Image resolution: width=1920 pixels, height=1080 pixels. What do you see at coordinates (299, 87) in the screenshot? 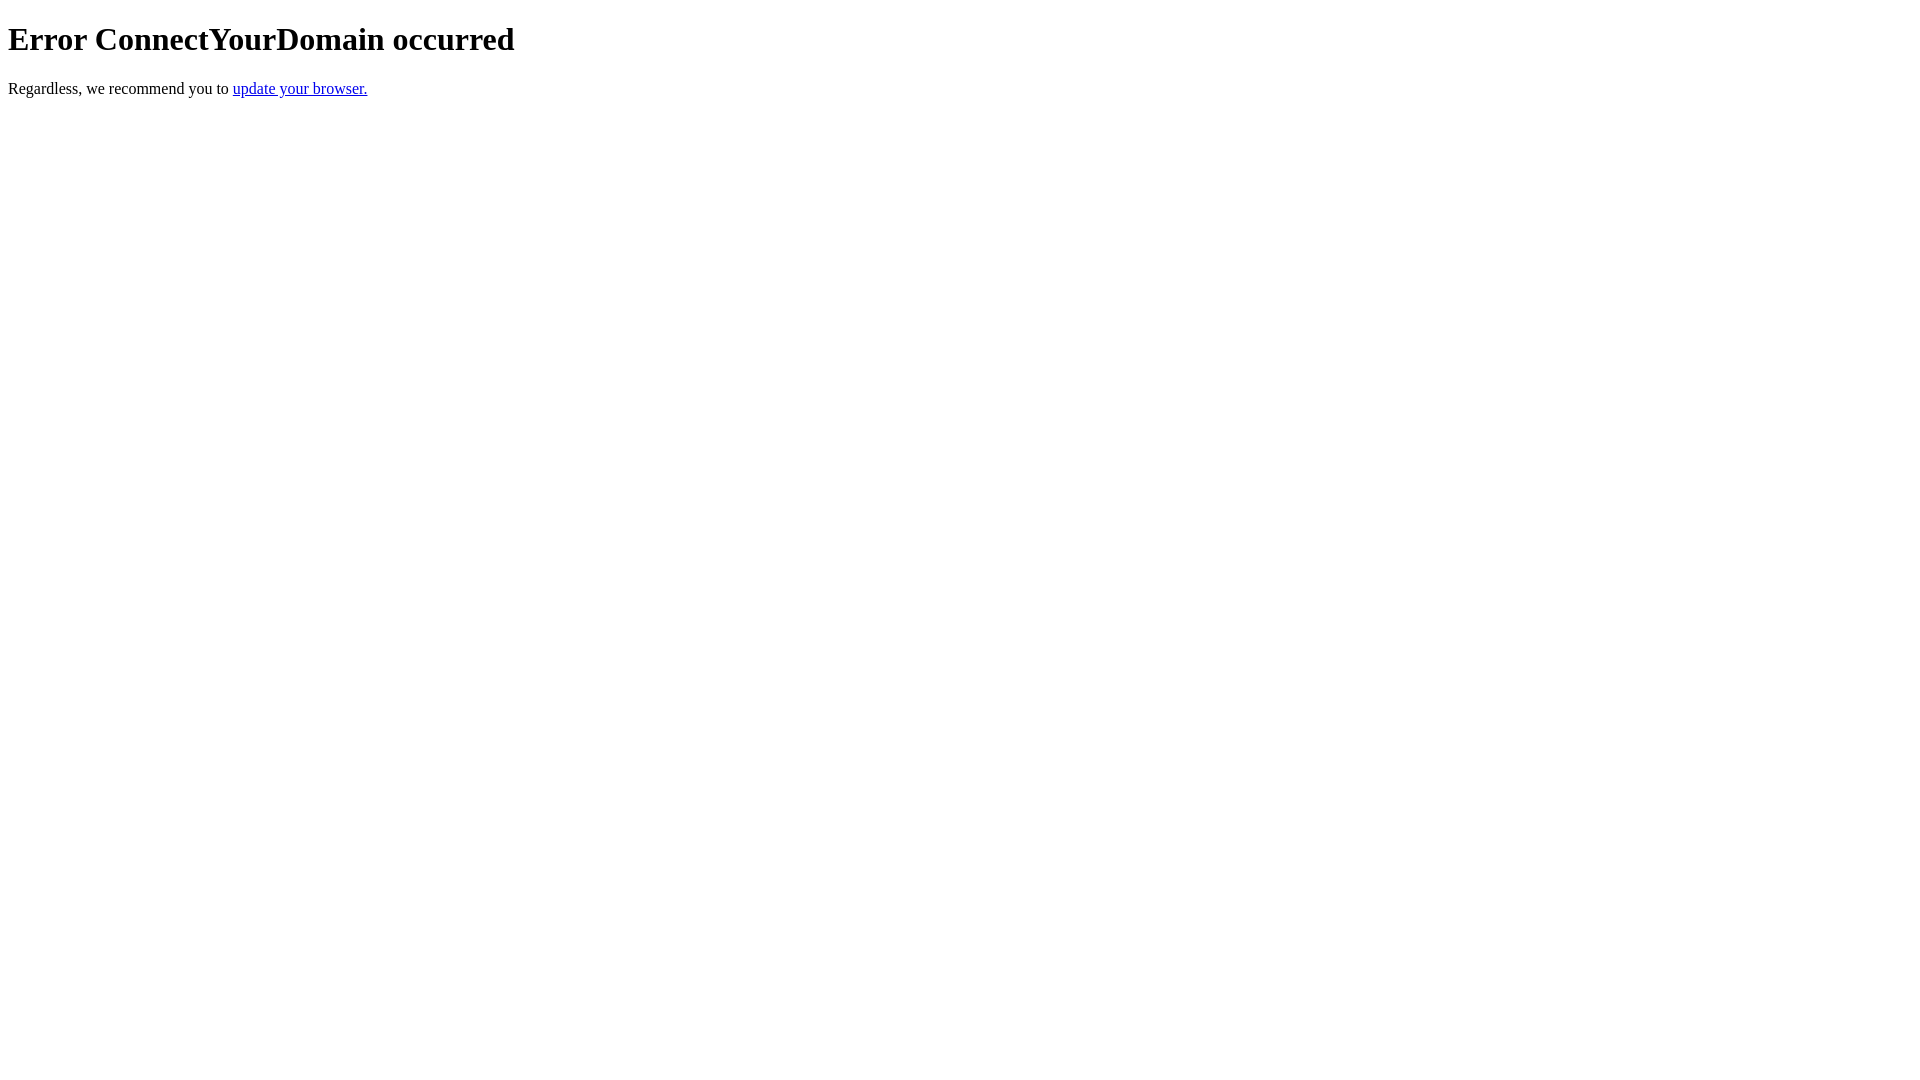
I see `'update your browser.'` at bounding box center [299, 87].